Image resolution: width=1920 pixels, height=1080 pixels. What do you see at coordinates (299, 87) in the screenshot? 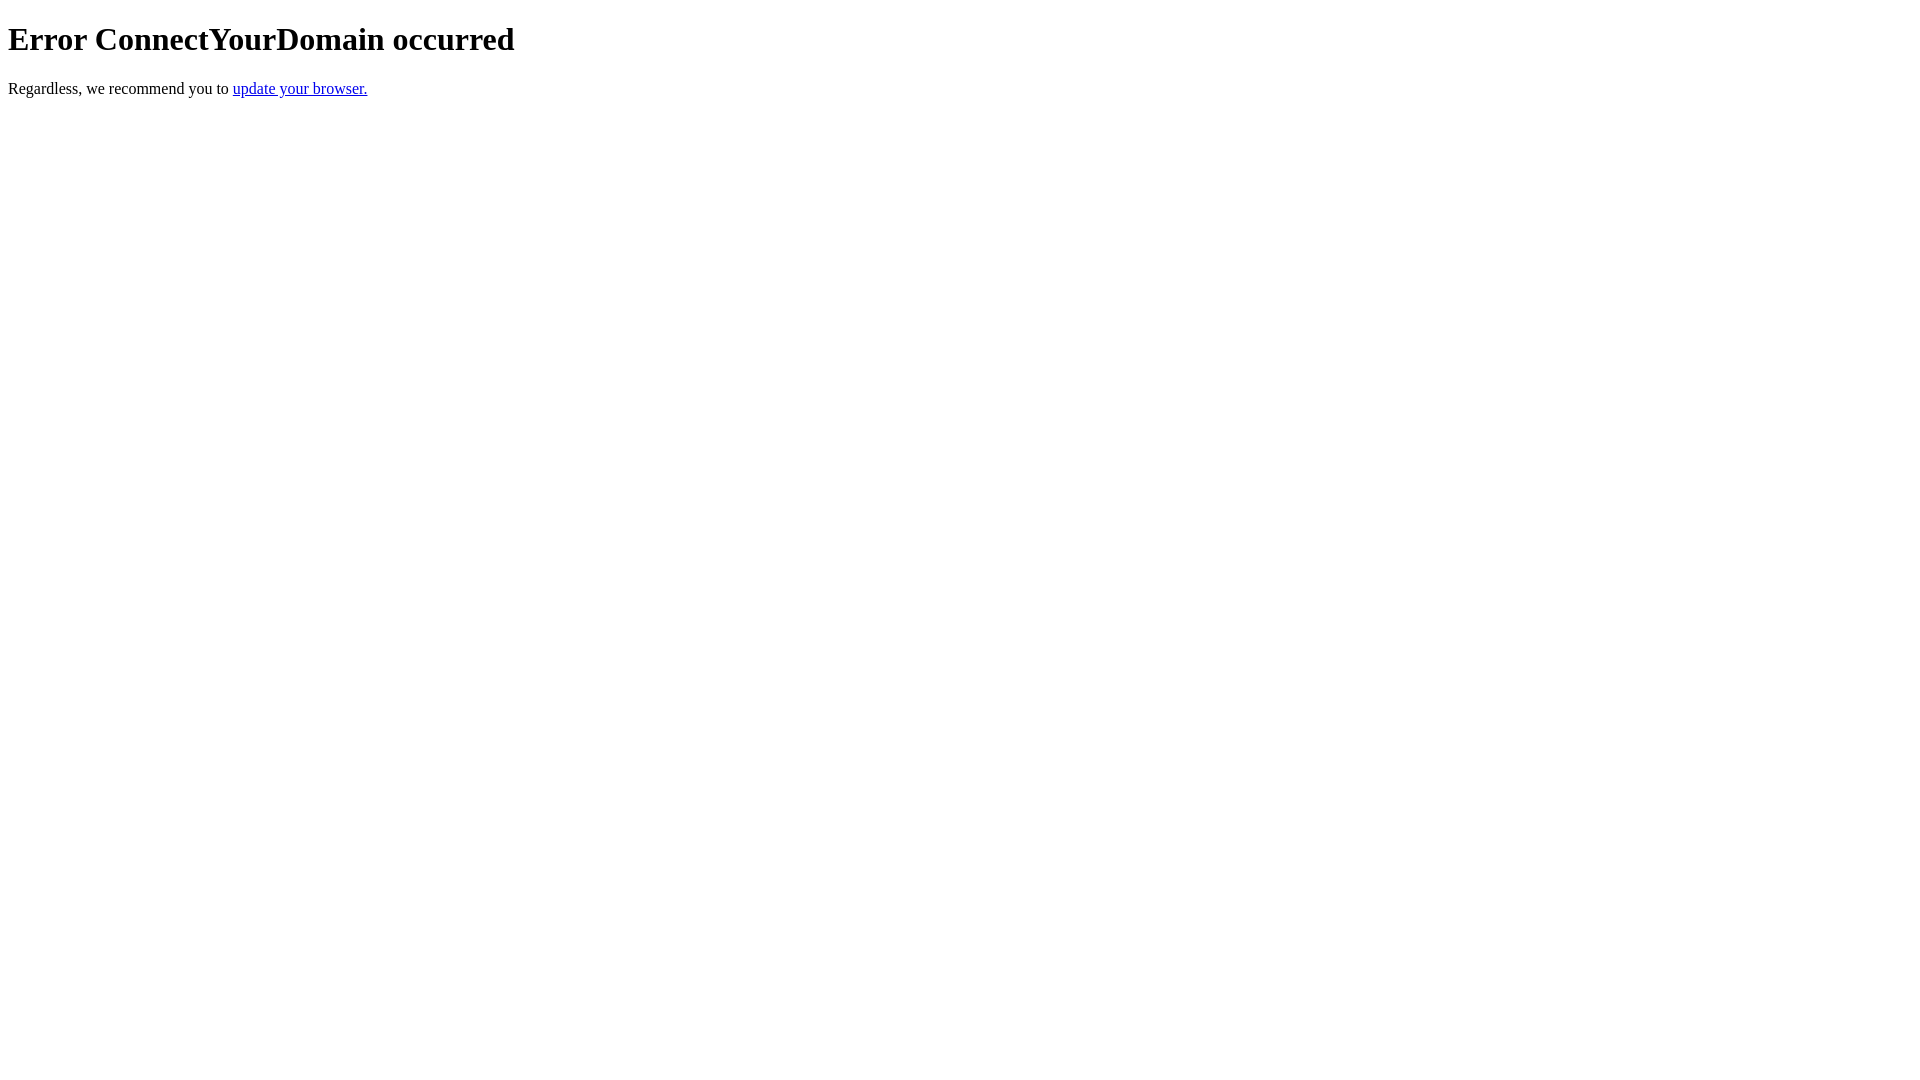
I see `'update your browser.'` at bounding box center [299, 87].